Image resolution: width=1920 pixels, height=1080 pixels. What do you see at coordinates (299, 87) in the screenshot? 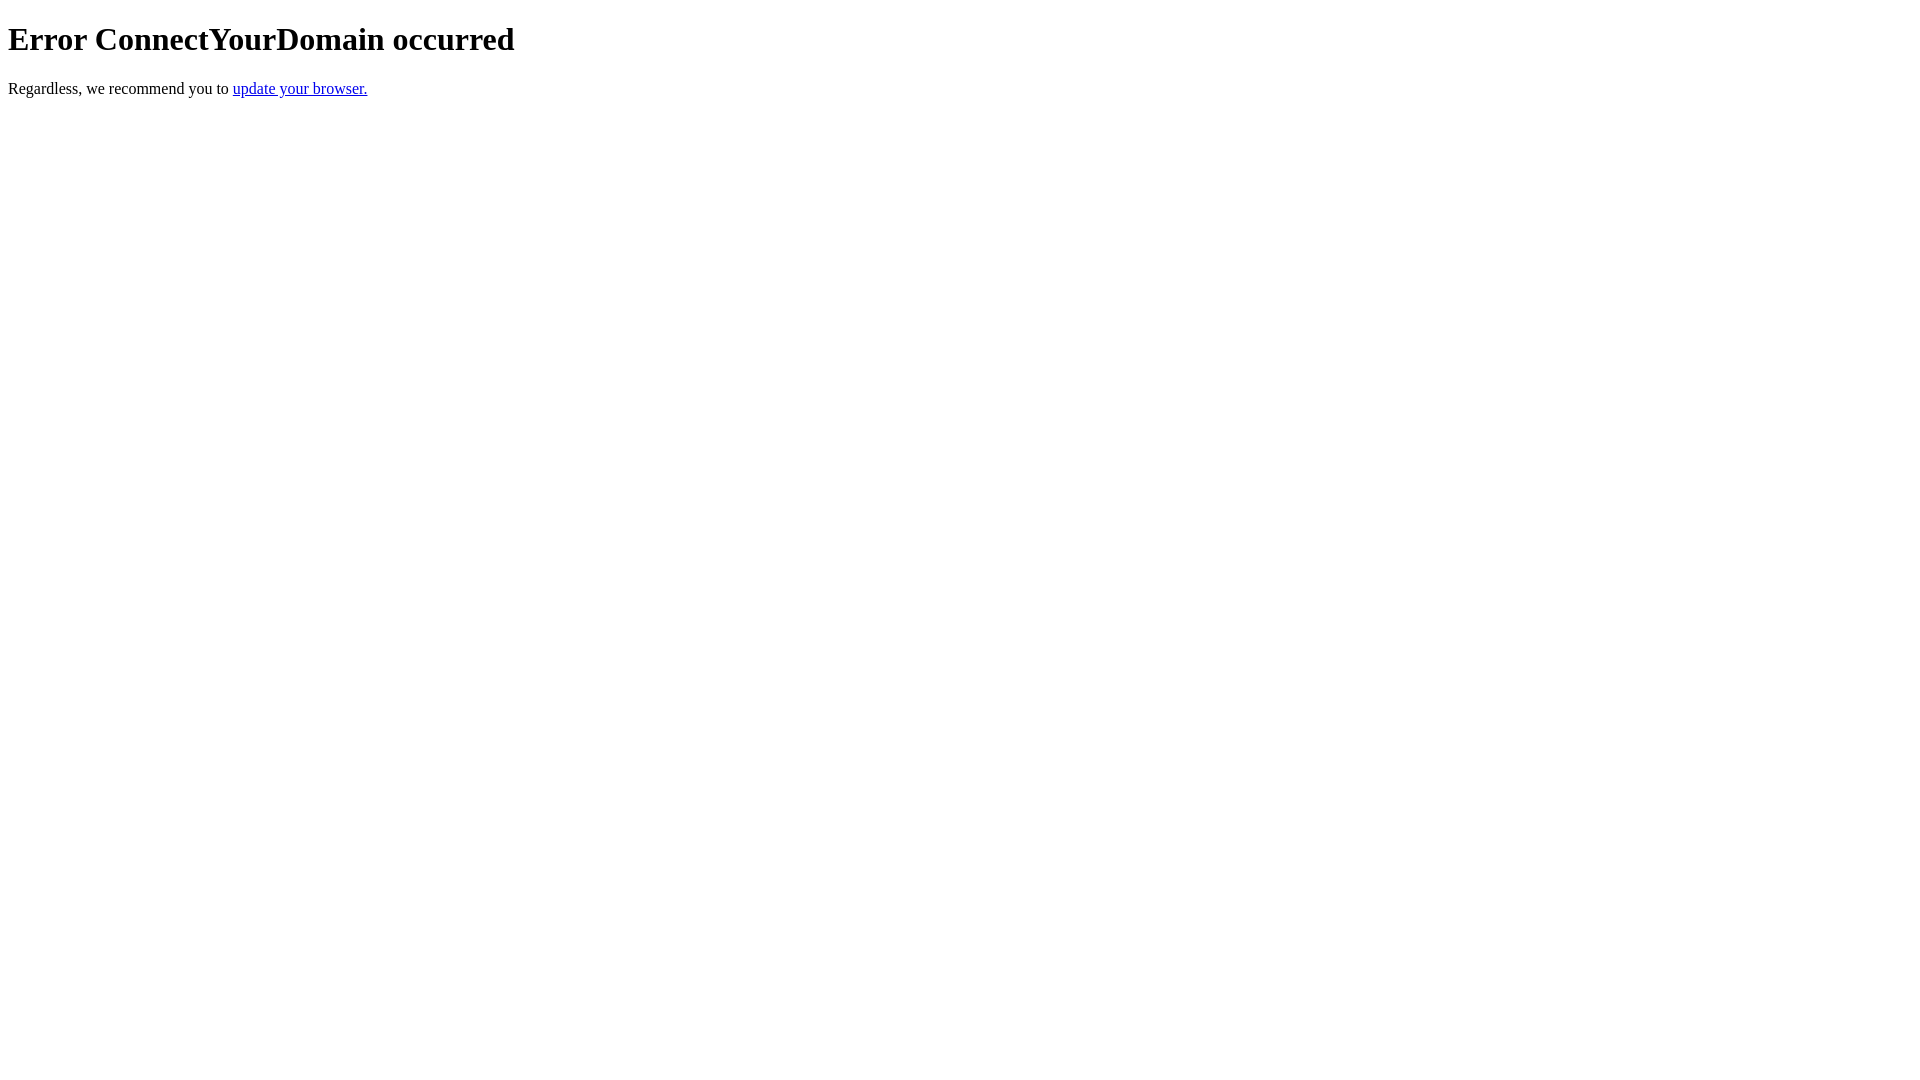
I see `'update your browser.'` at bounding box center [299, 87].